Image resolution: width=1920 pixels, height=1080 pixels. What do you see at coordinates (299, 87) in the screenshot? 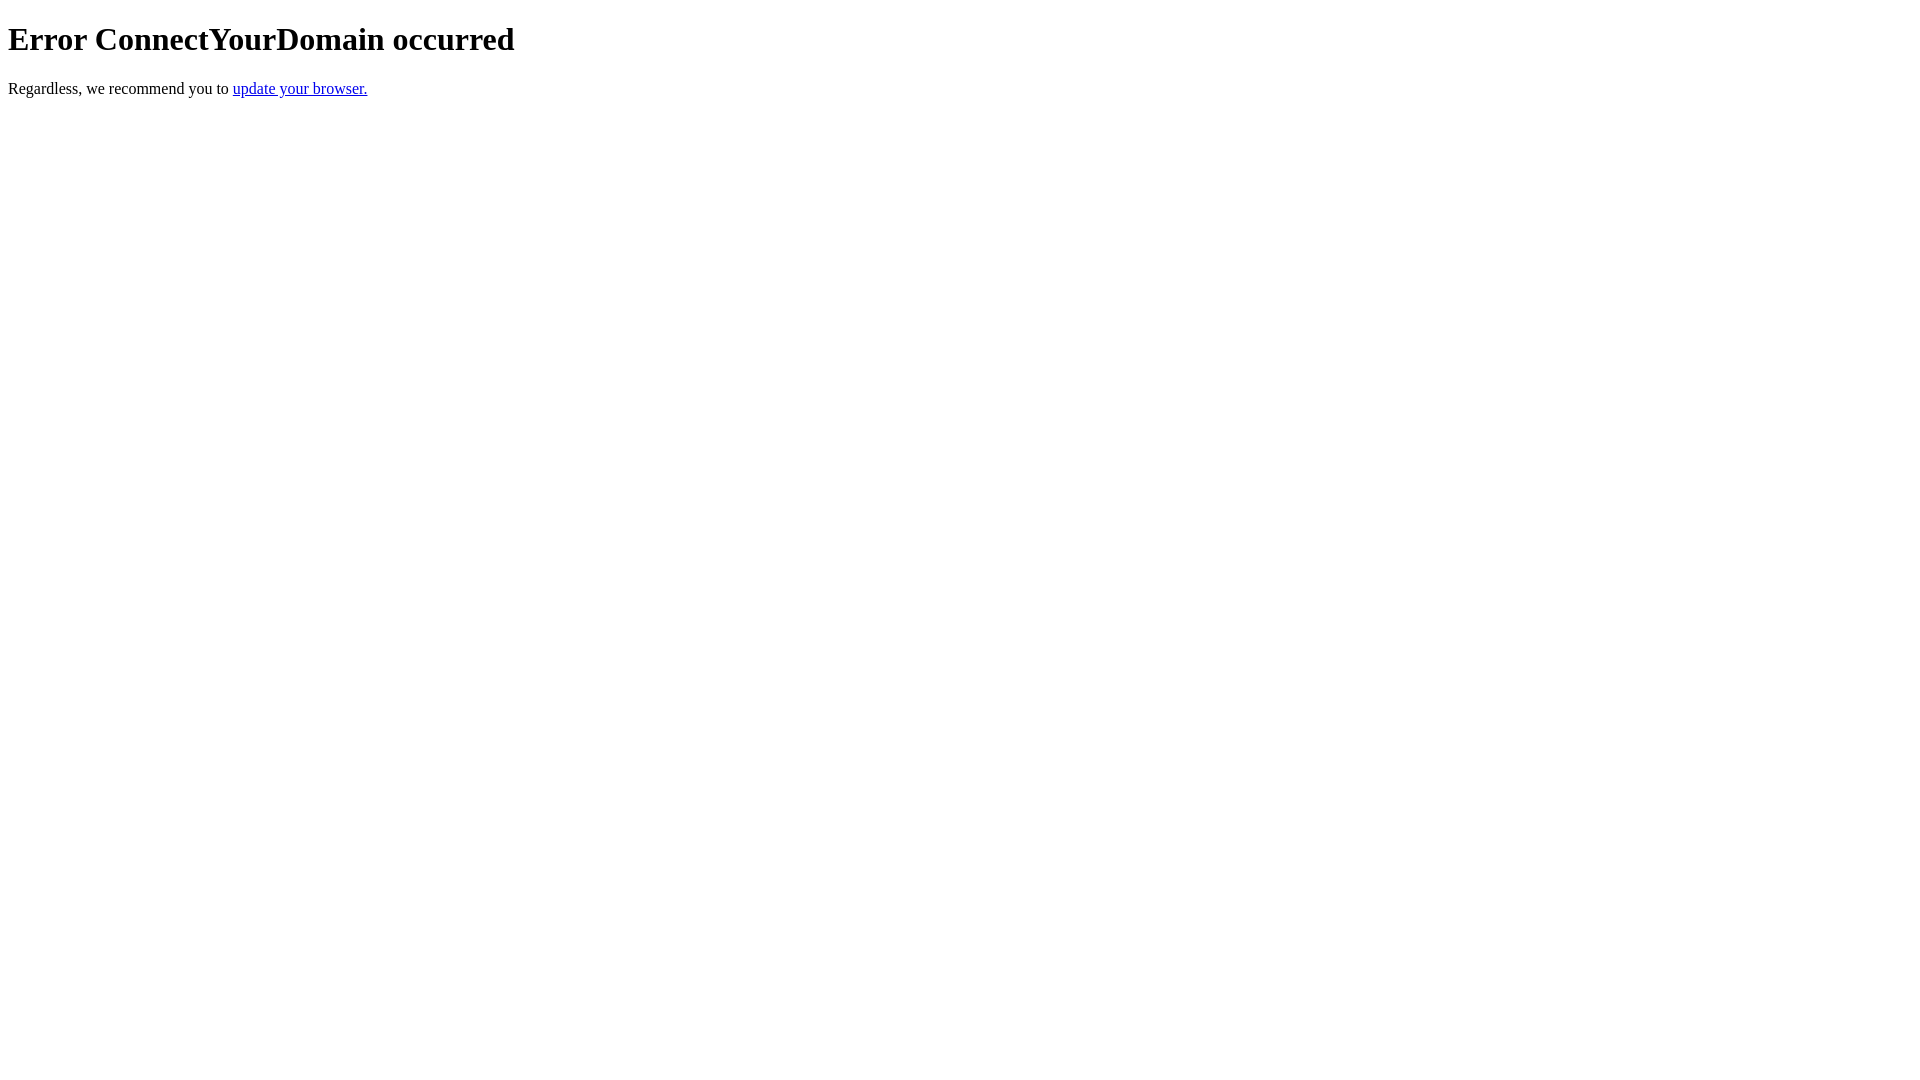
I see `'update your browser.'` at bounding box center [299, 87].